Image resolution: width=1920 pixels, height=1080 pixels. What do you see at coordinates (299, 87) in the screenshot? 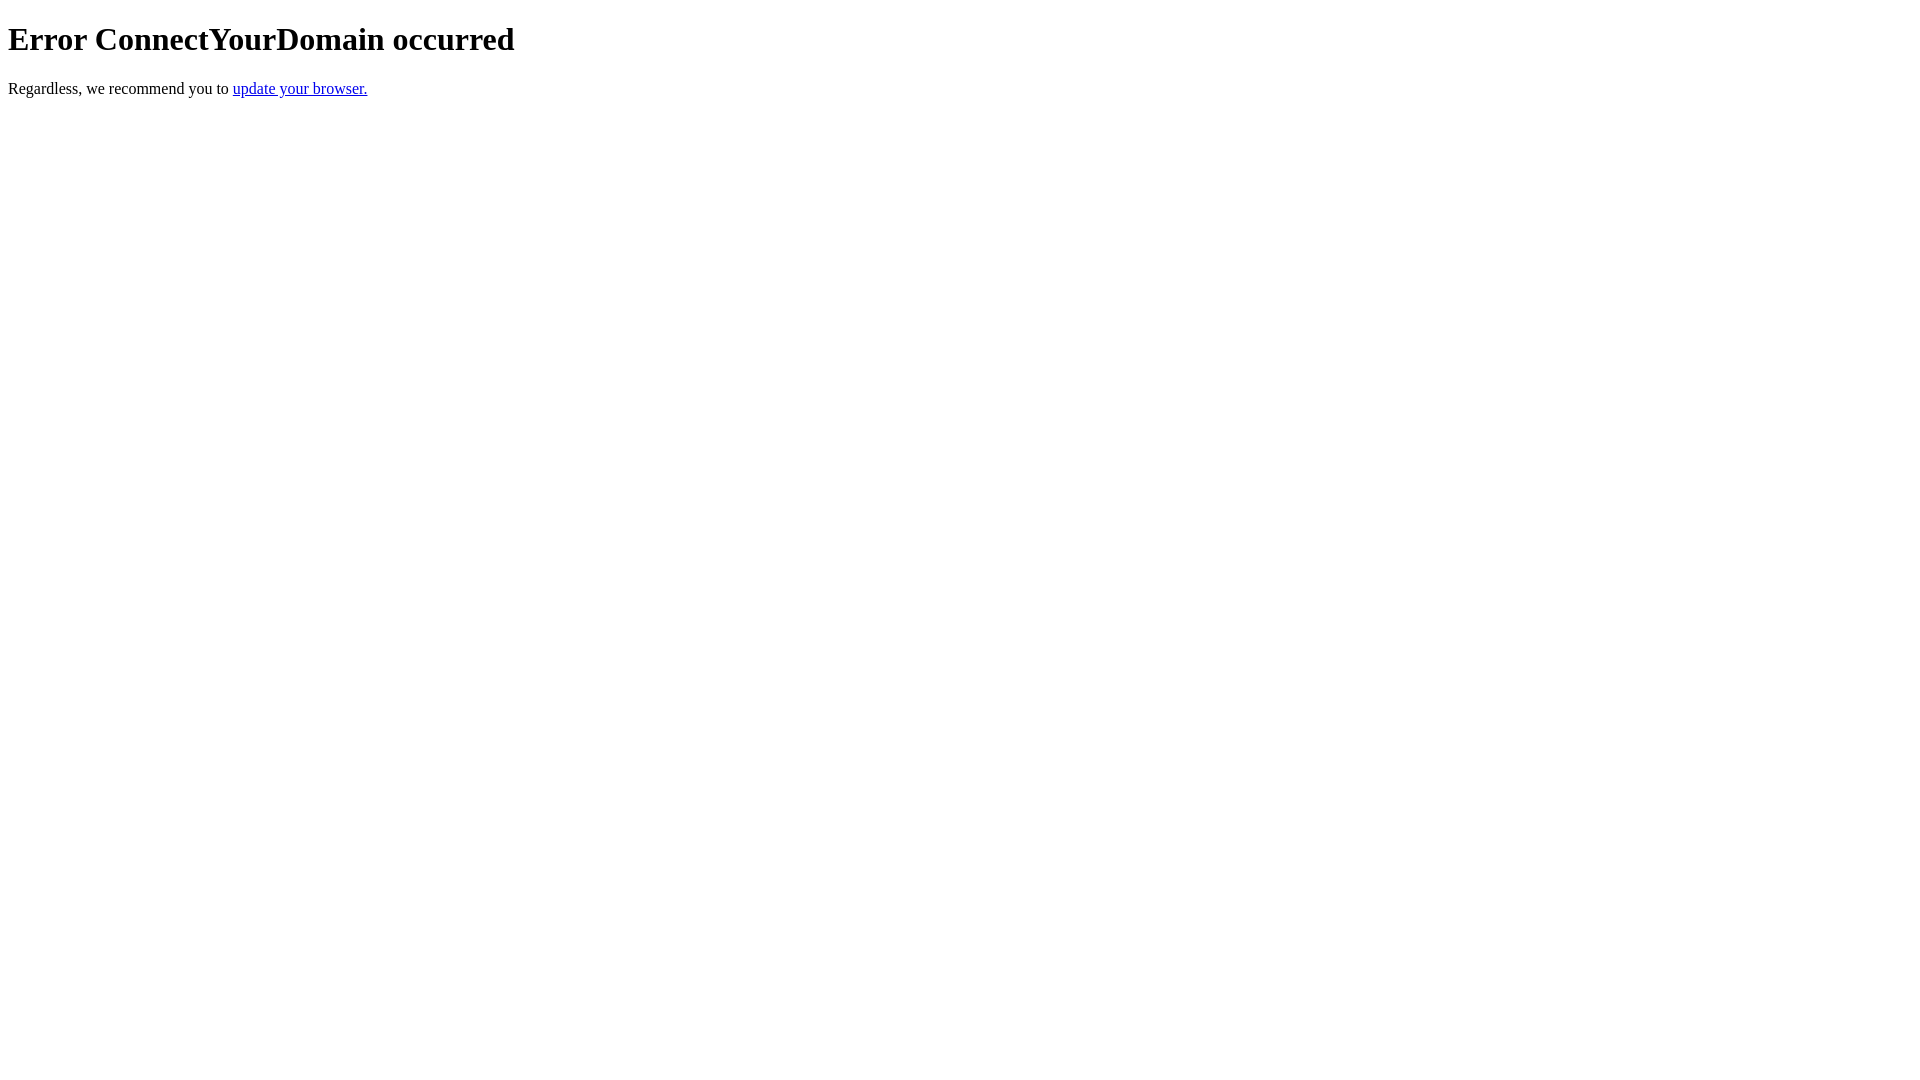
I see `'update your browser.'` at bounding box center [299, 87].